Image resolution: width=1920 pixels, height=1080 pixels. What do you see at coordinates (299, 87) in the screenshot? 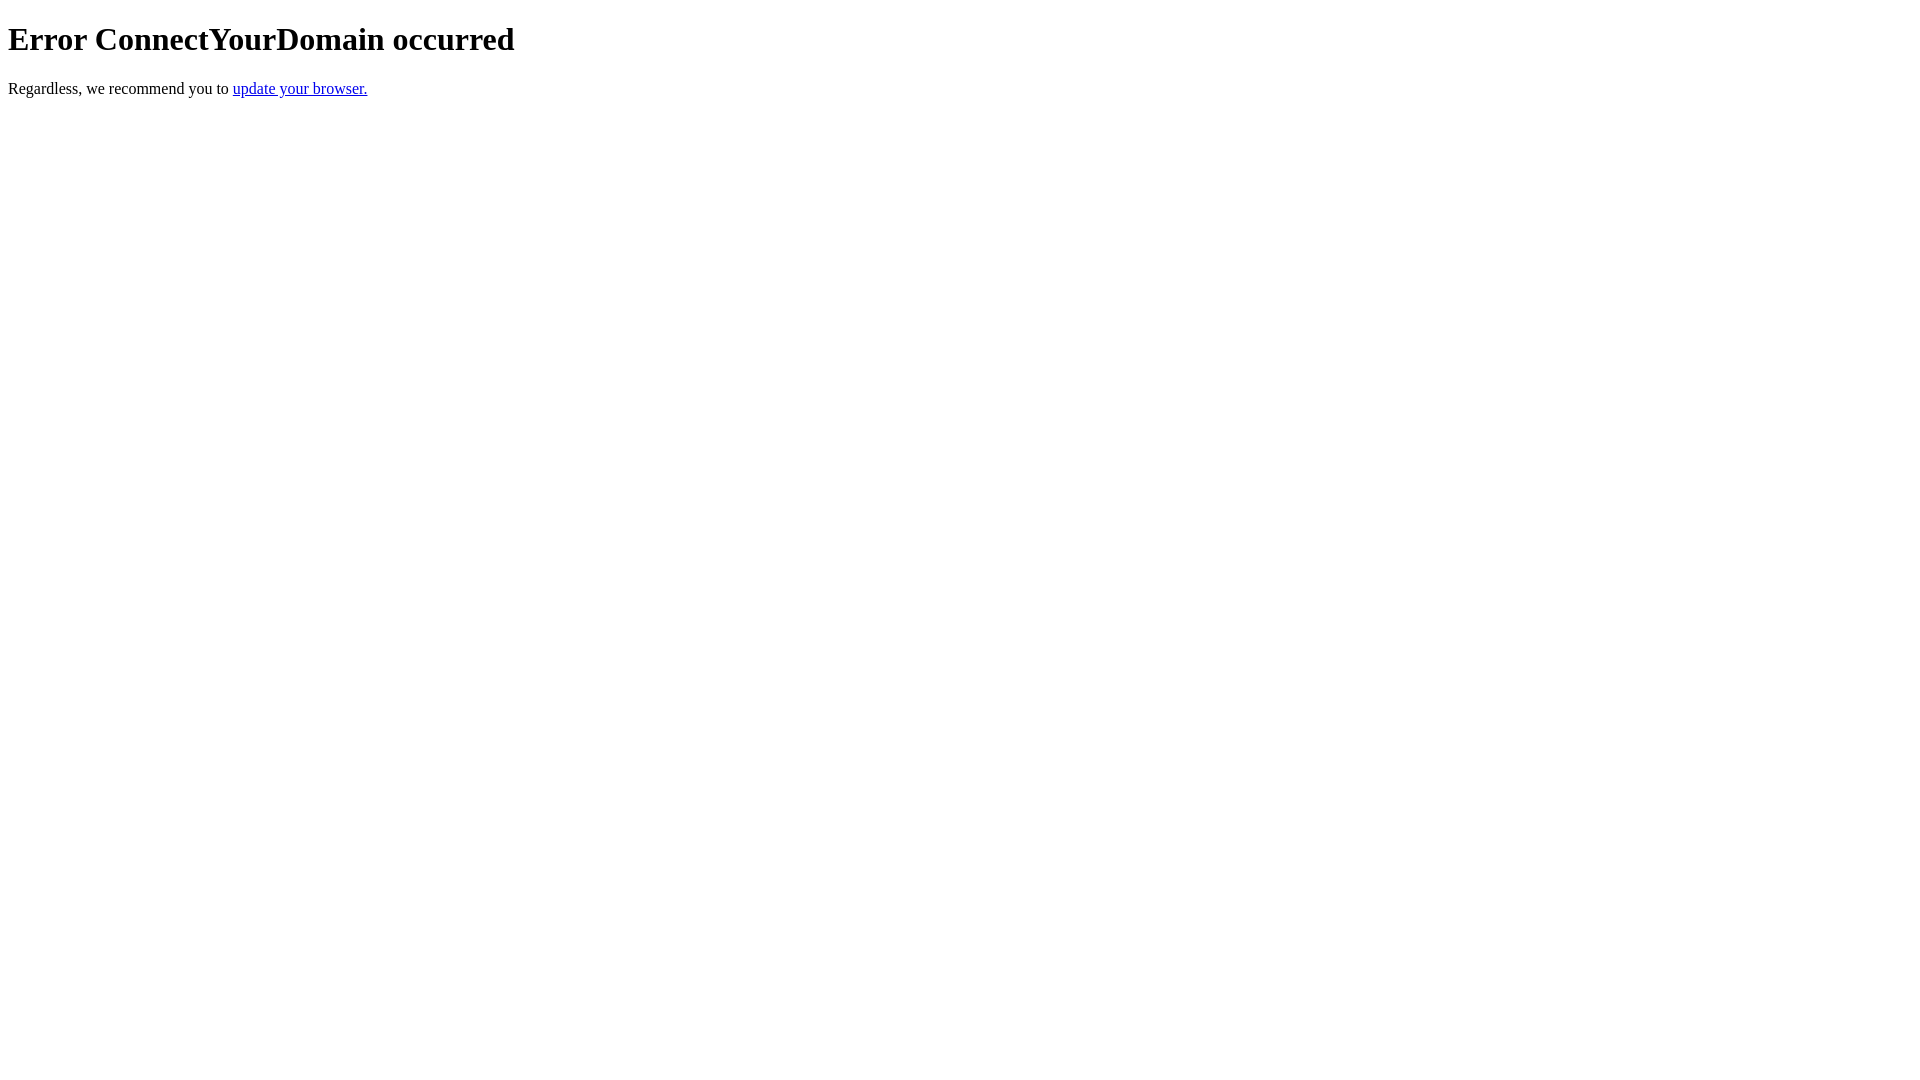
I see `'update your browser.'` at bounding box center [299, 87].